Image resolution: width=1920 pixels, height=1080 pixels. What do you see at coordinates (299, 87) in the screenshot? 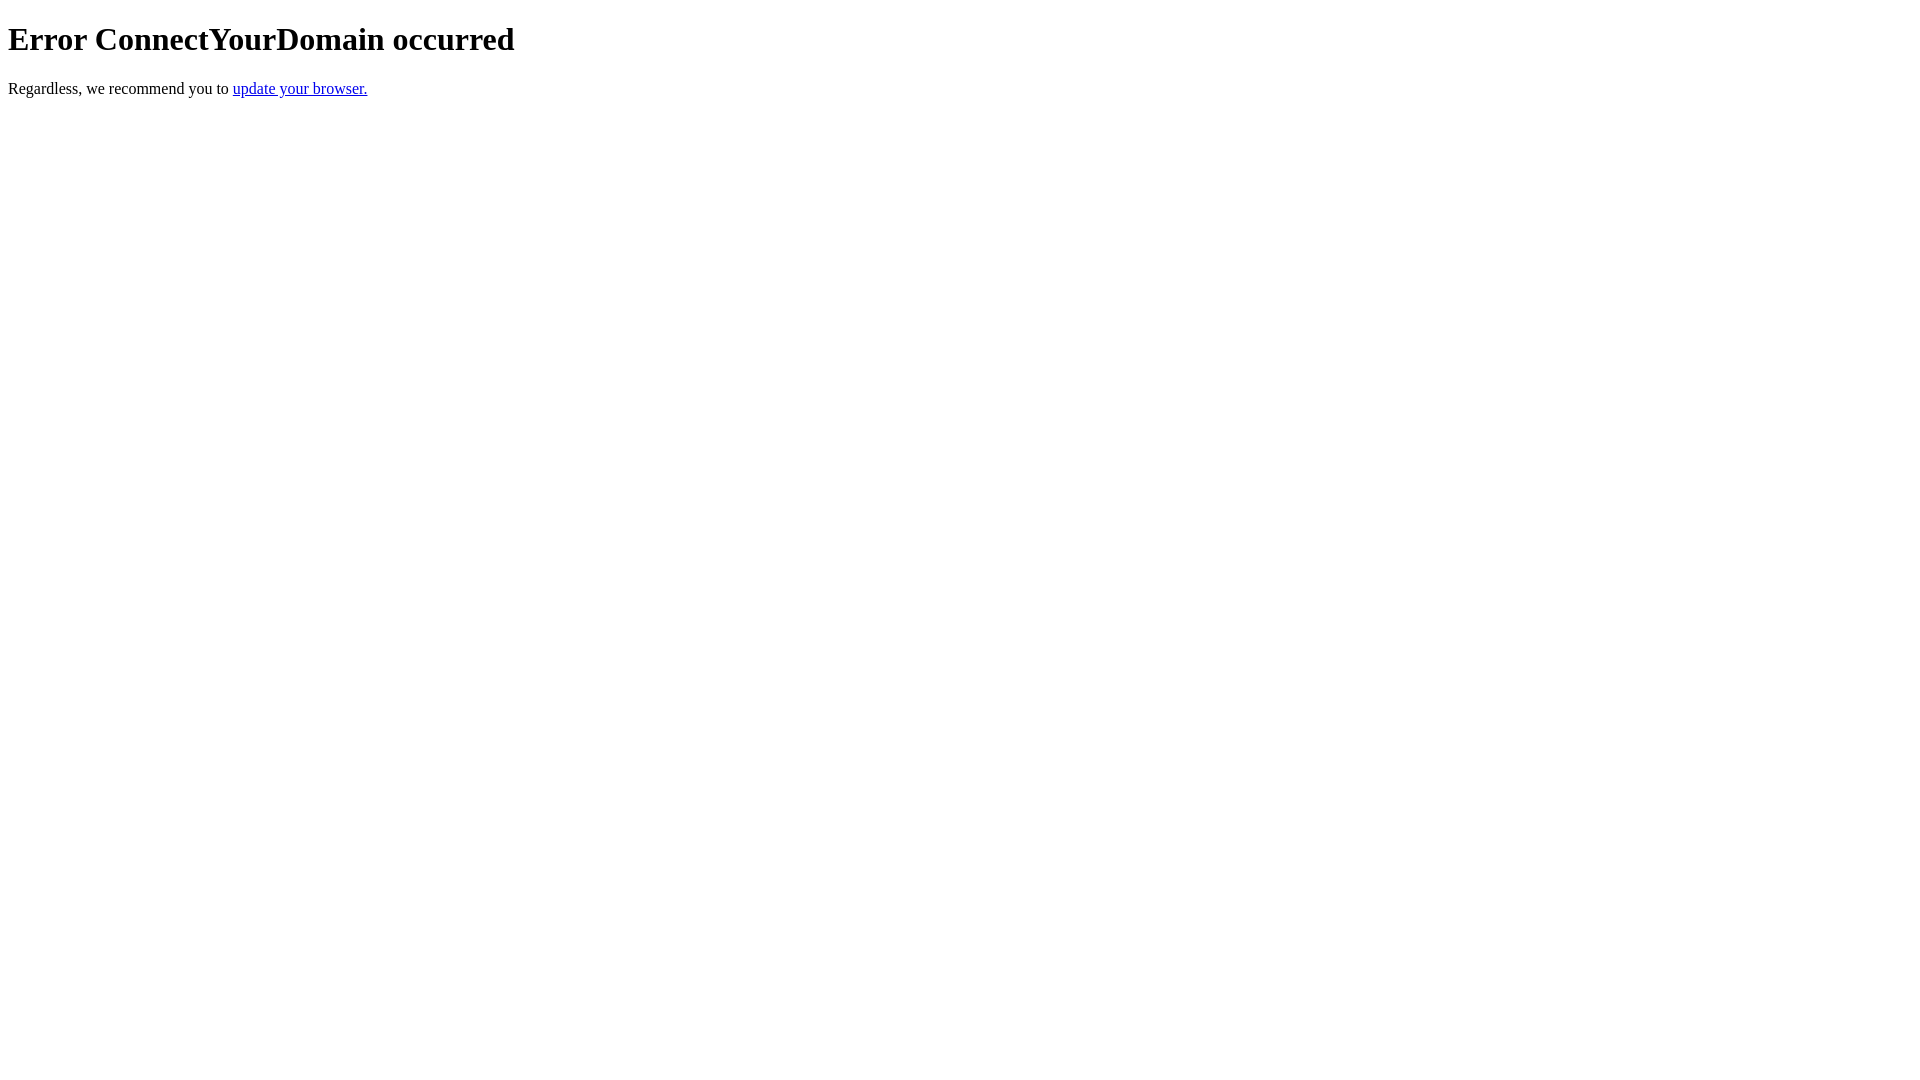
I see `'update your browser.'` at bounding box center [299, 87].